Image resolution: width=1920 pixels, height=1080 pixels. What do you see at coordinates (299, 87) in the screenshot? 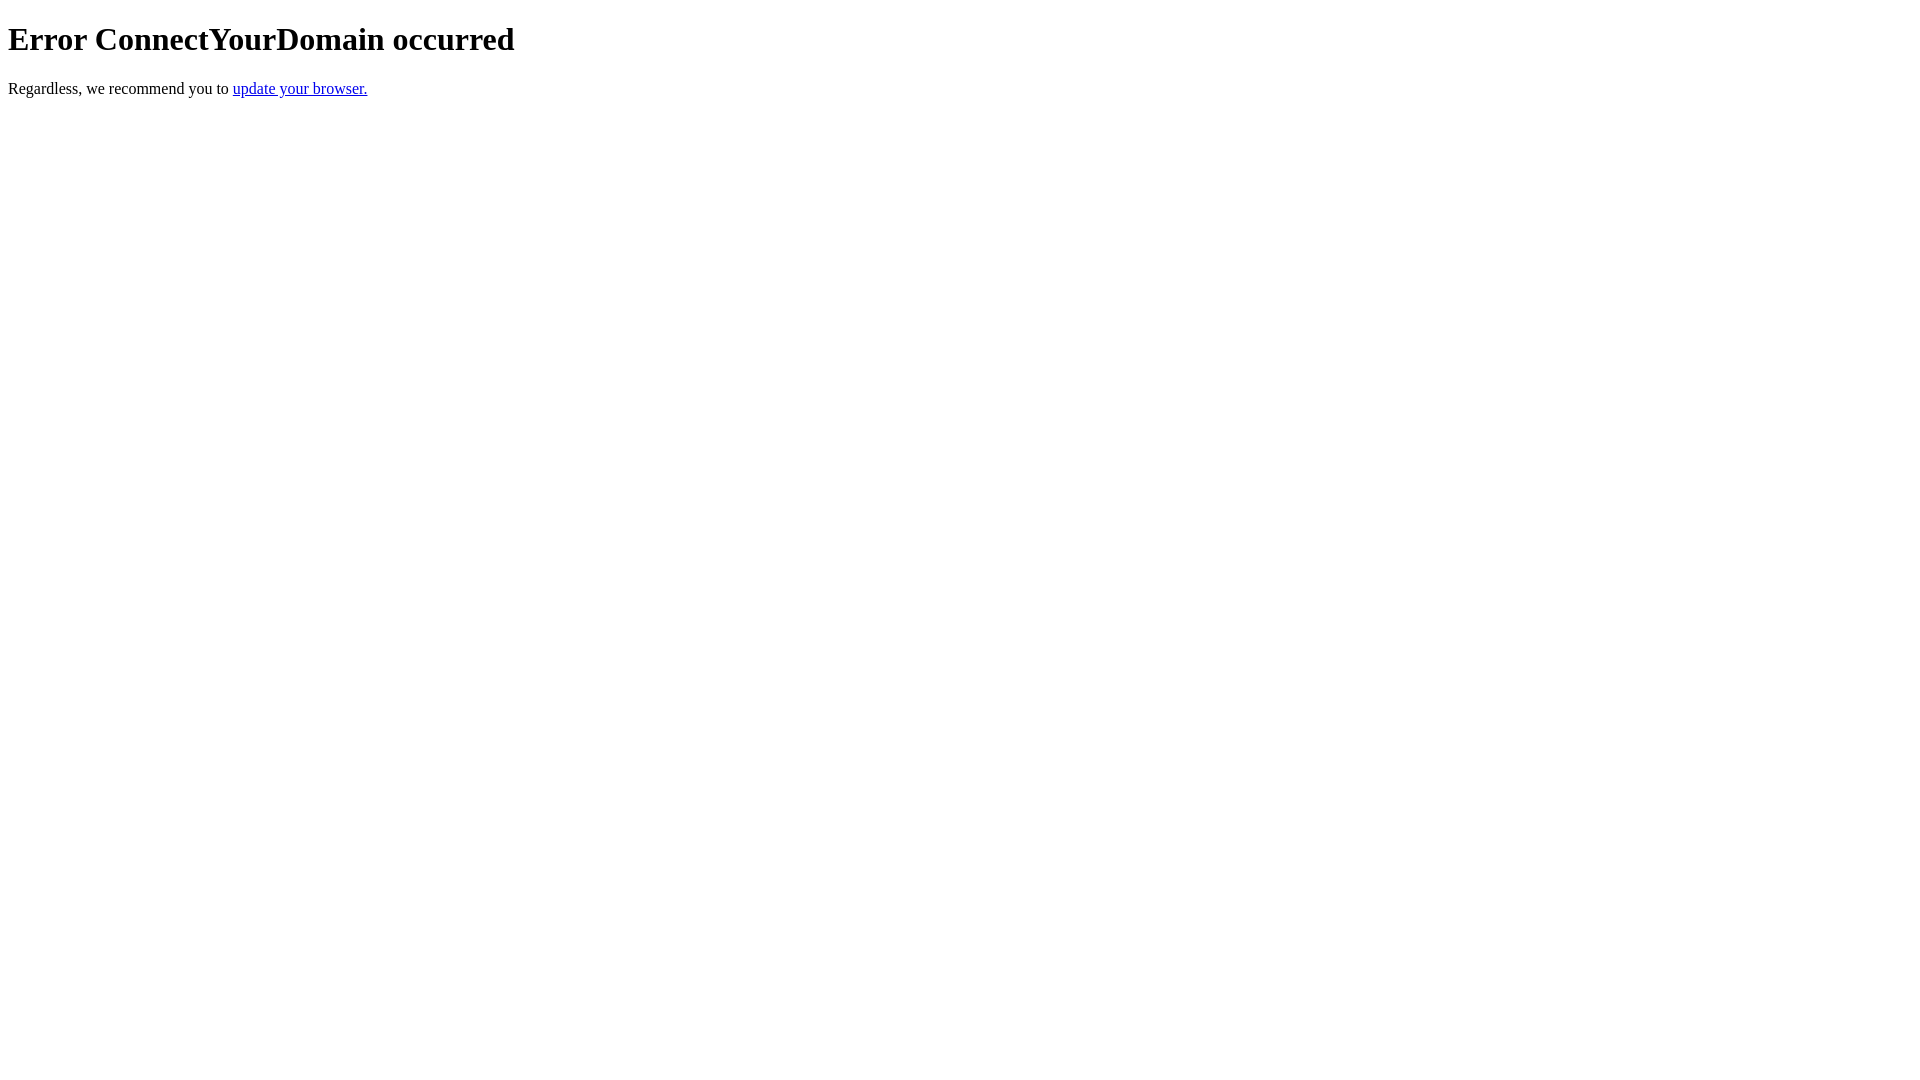
I see `'update your browser.'` at bounding box center [299, 87].